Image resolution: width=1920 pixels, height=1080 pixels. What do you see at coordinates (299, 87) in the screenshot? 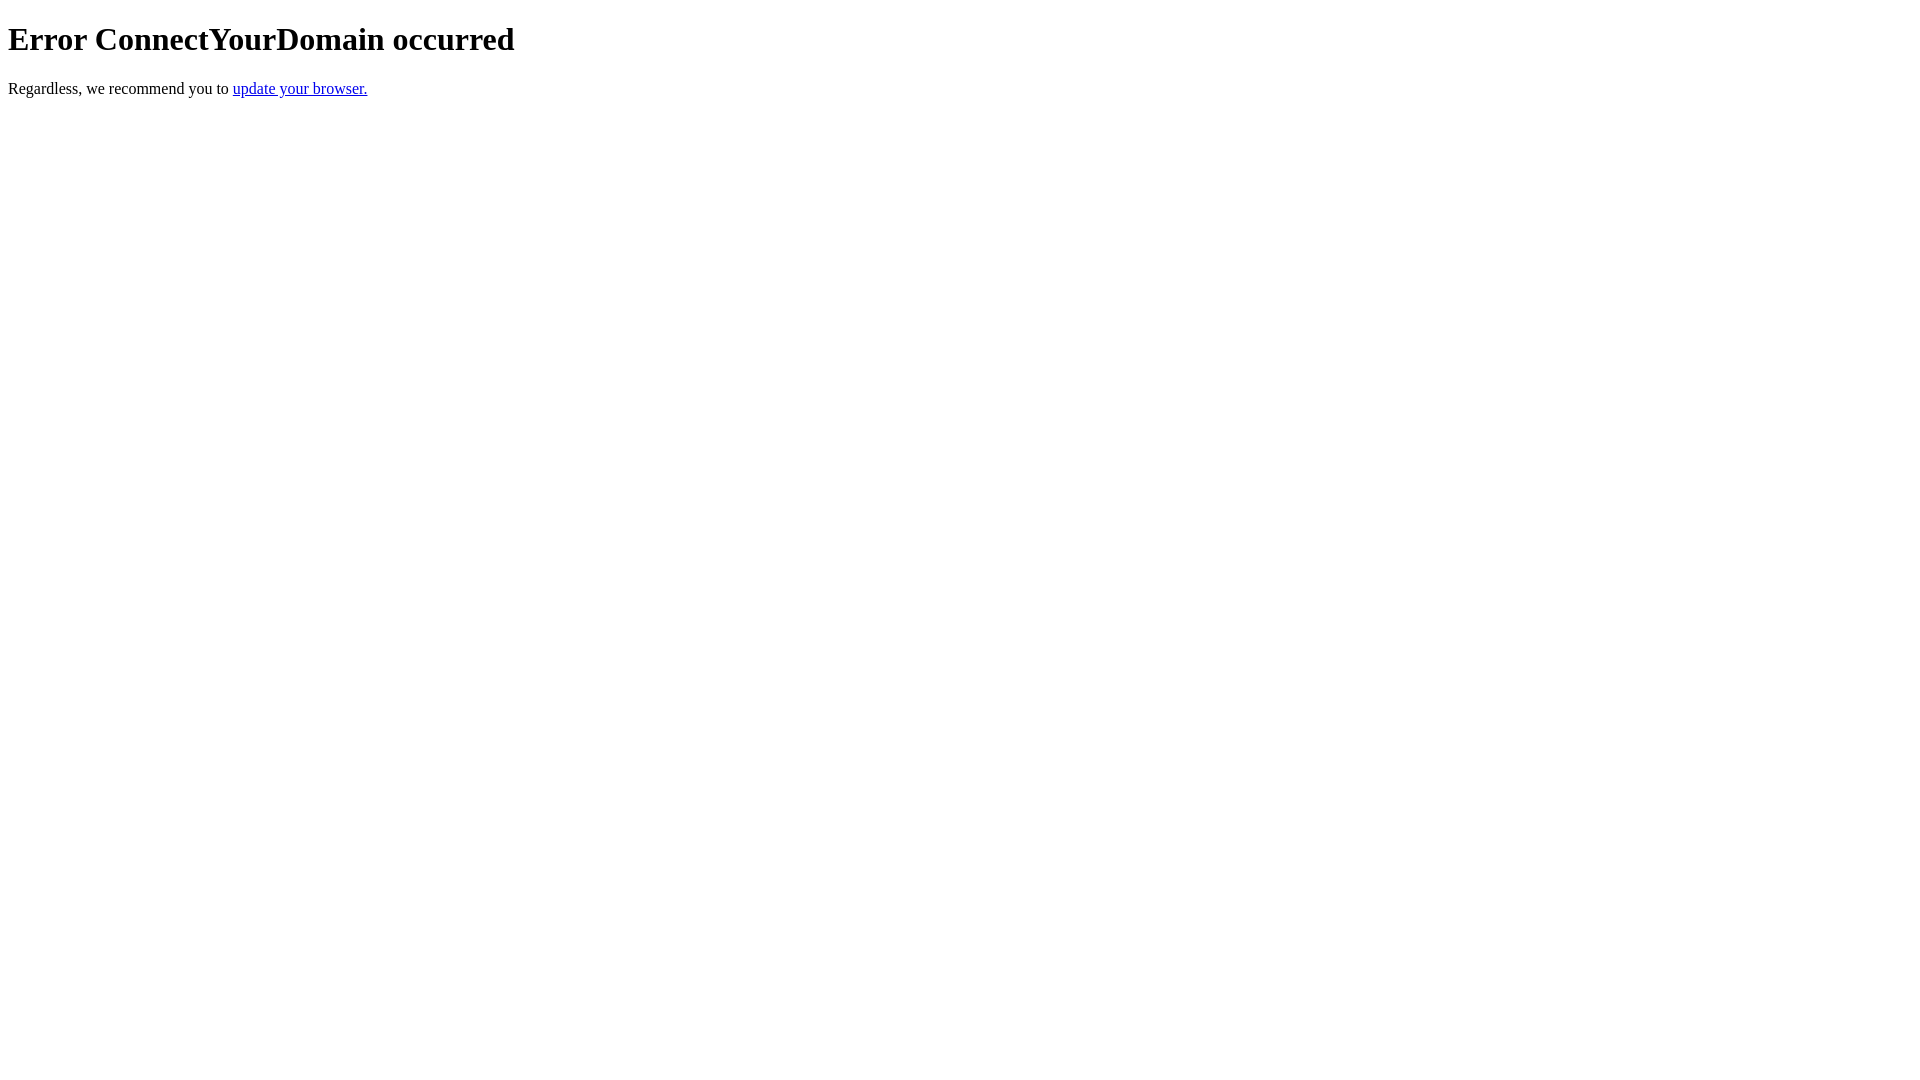
I see `'update your browser.'` at bounding box center [299, 87].